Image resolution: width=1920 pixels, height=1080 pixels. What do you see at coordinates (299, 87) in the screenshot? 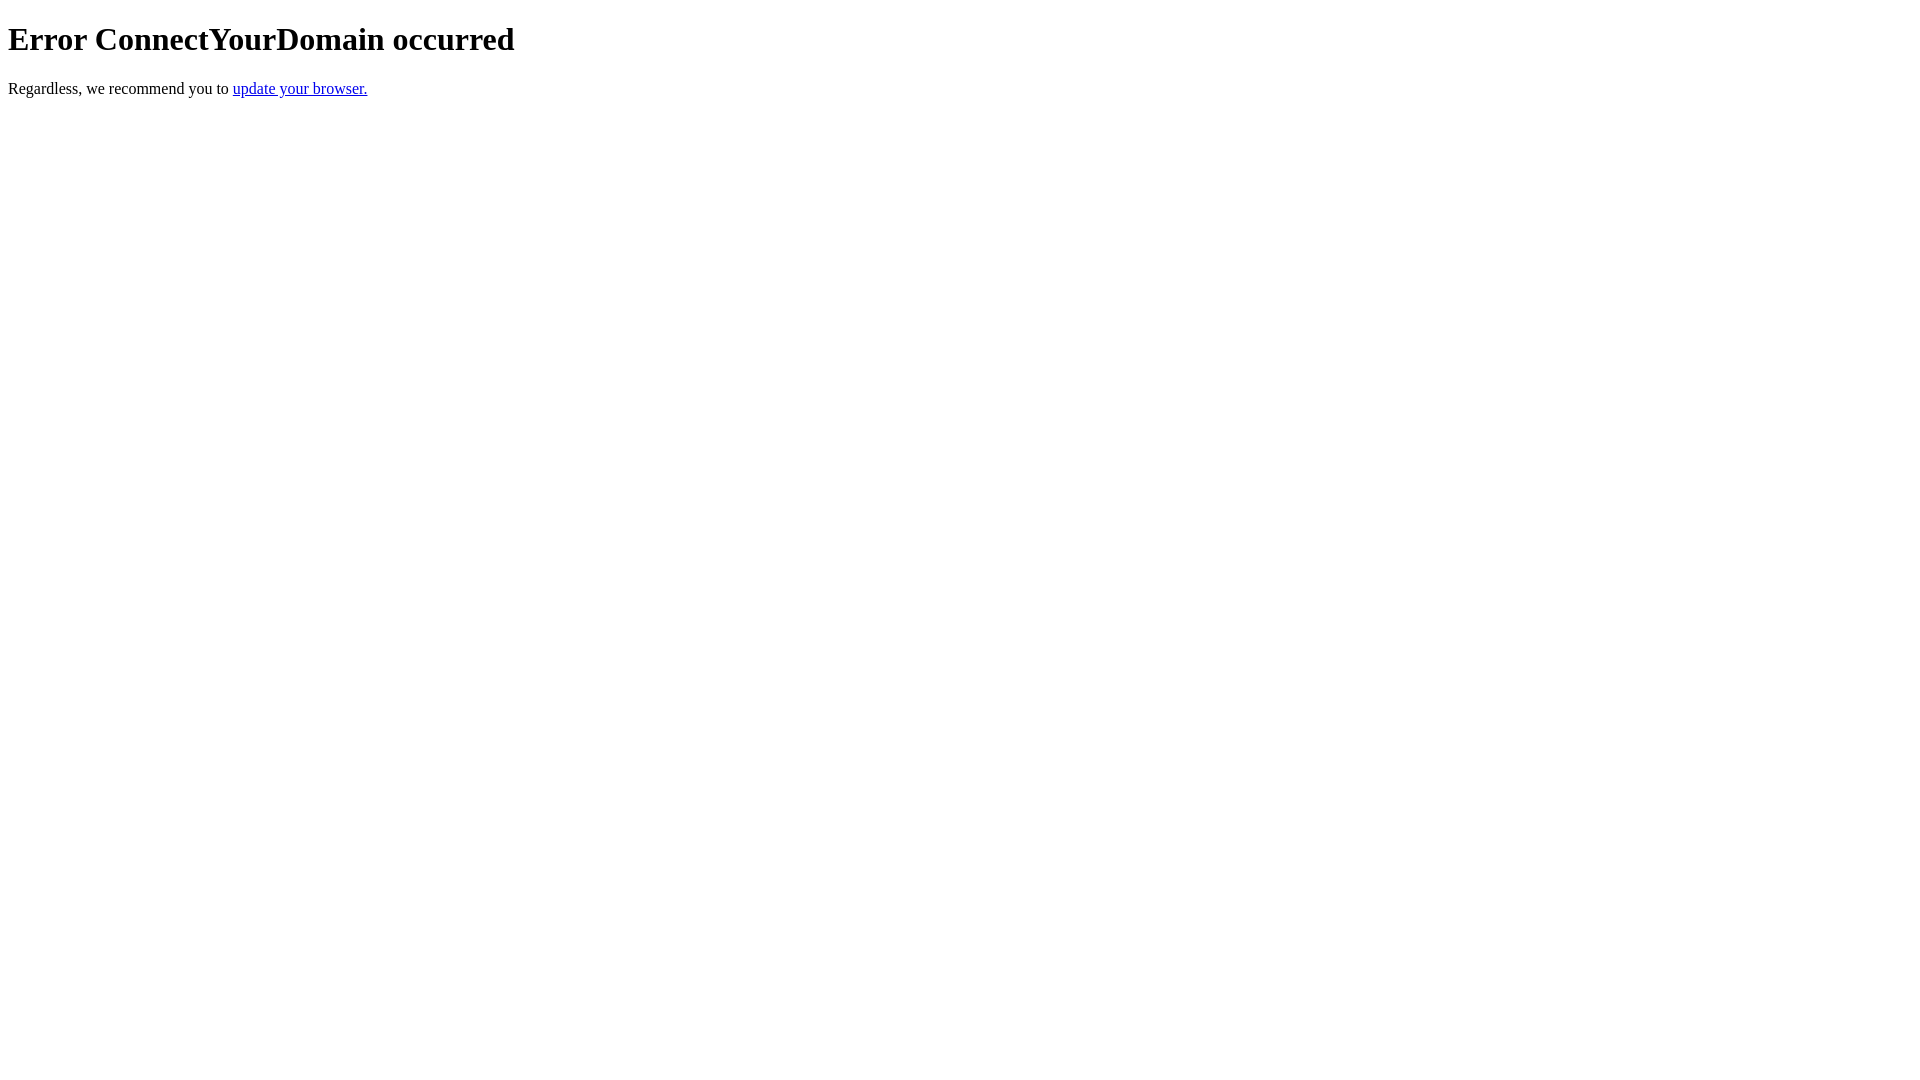
I see `'update your browser.'` at bounding box center [299, 87].